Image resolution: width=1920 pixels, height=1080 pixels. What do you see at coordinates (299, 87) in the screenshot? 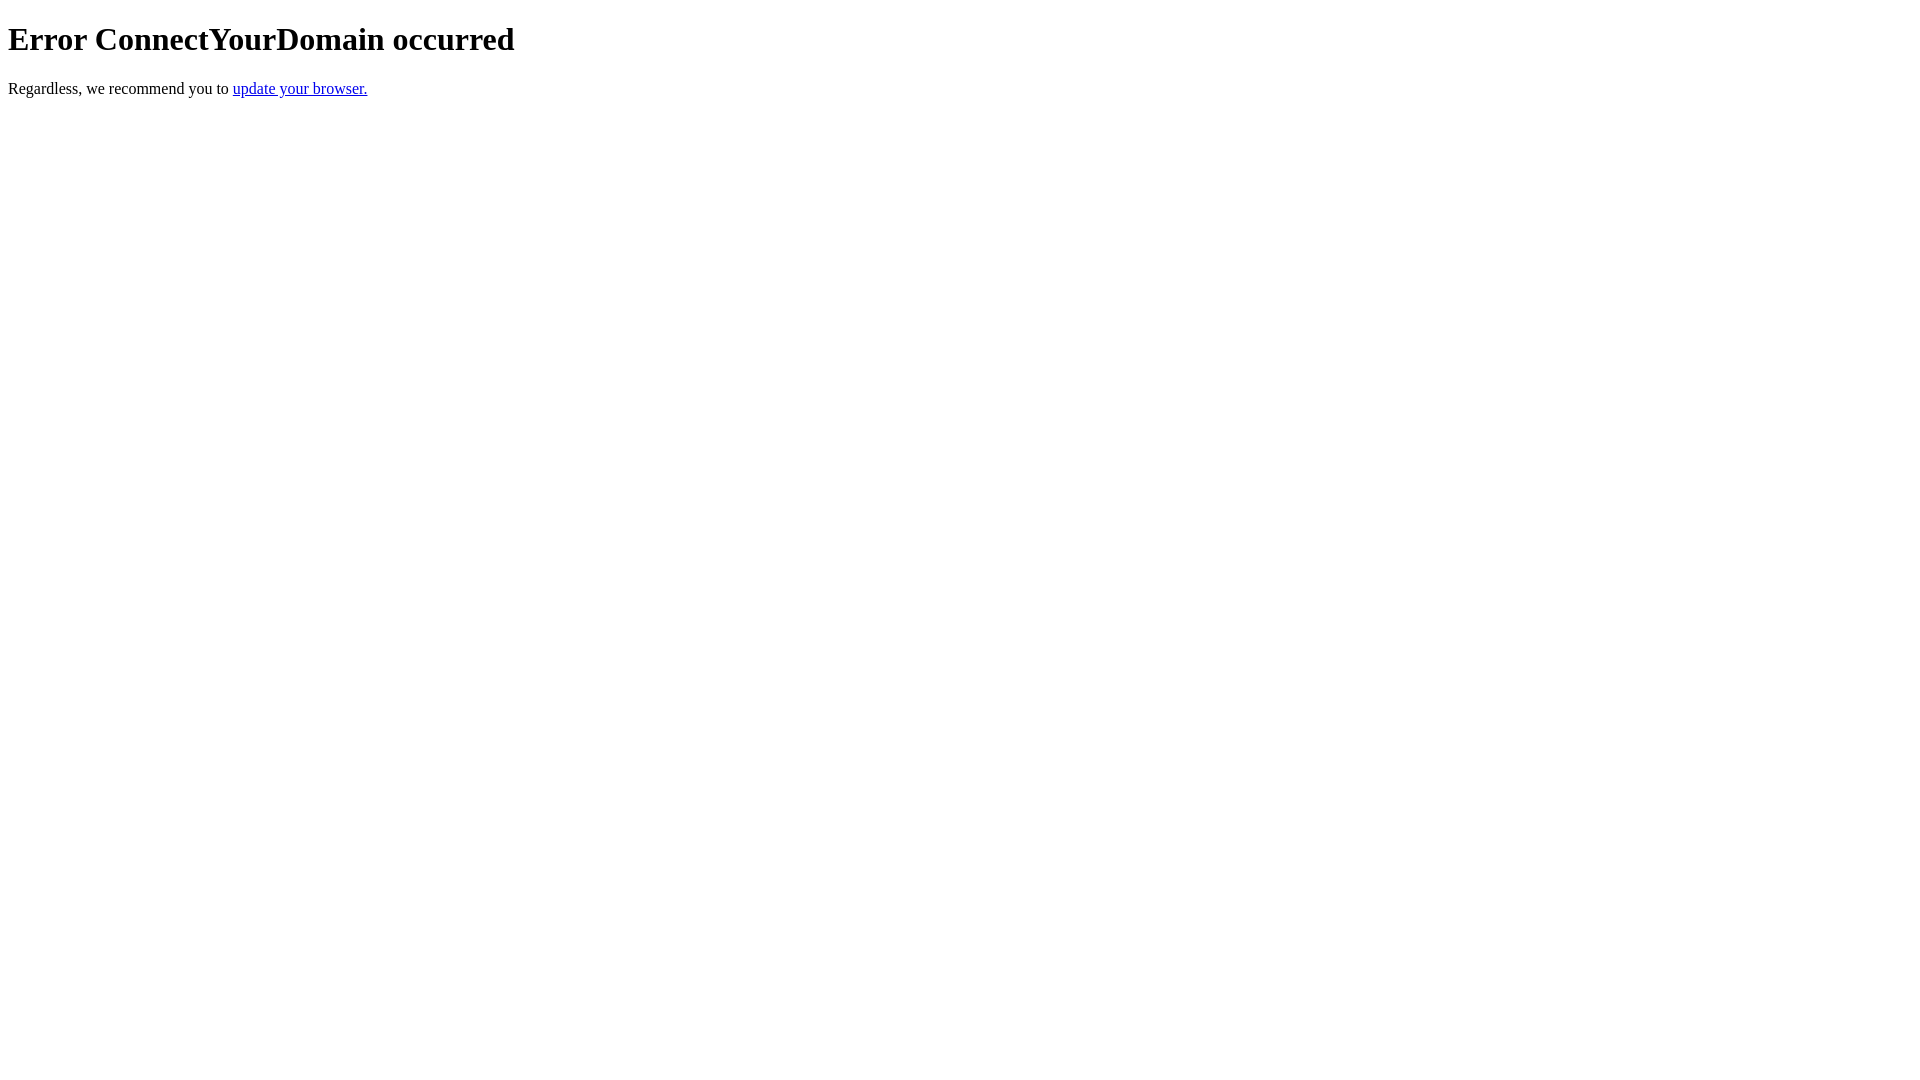
I see `'update your browser.'` at bounding box center [299, 87].